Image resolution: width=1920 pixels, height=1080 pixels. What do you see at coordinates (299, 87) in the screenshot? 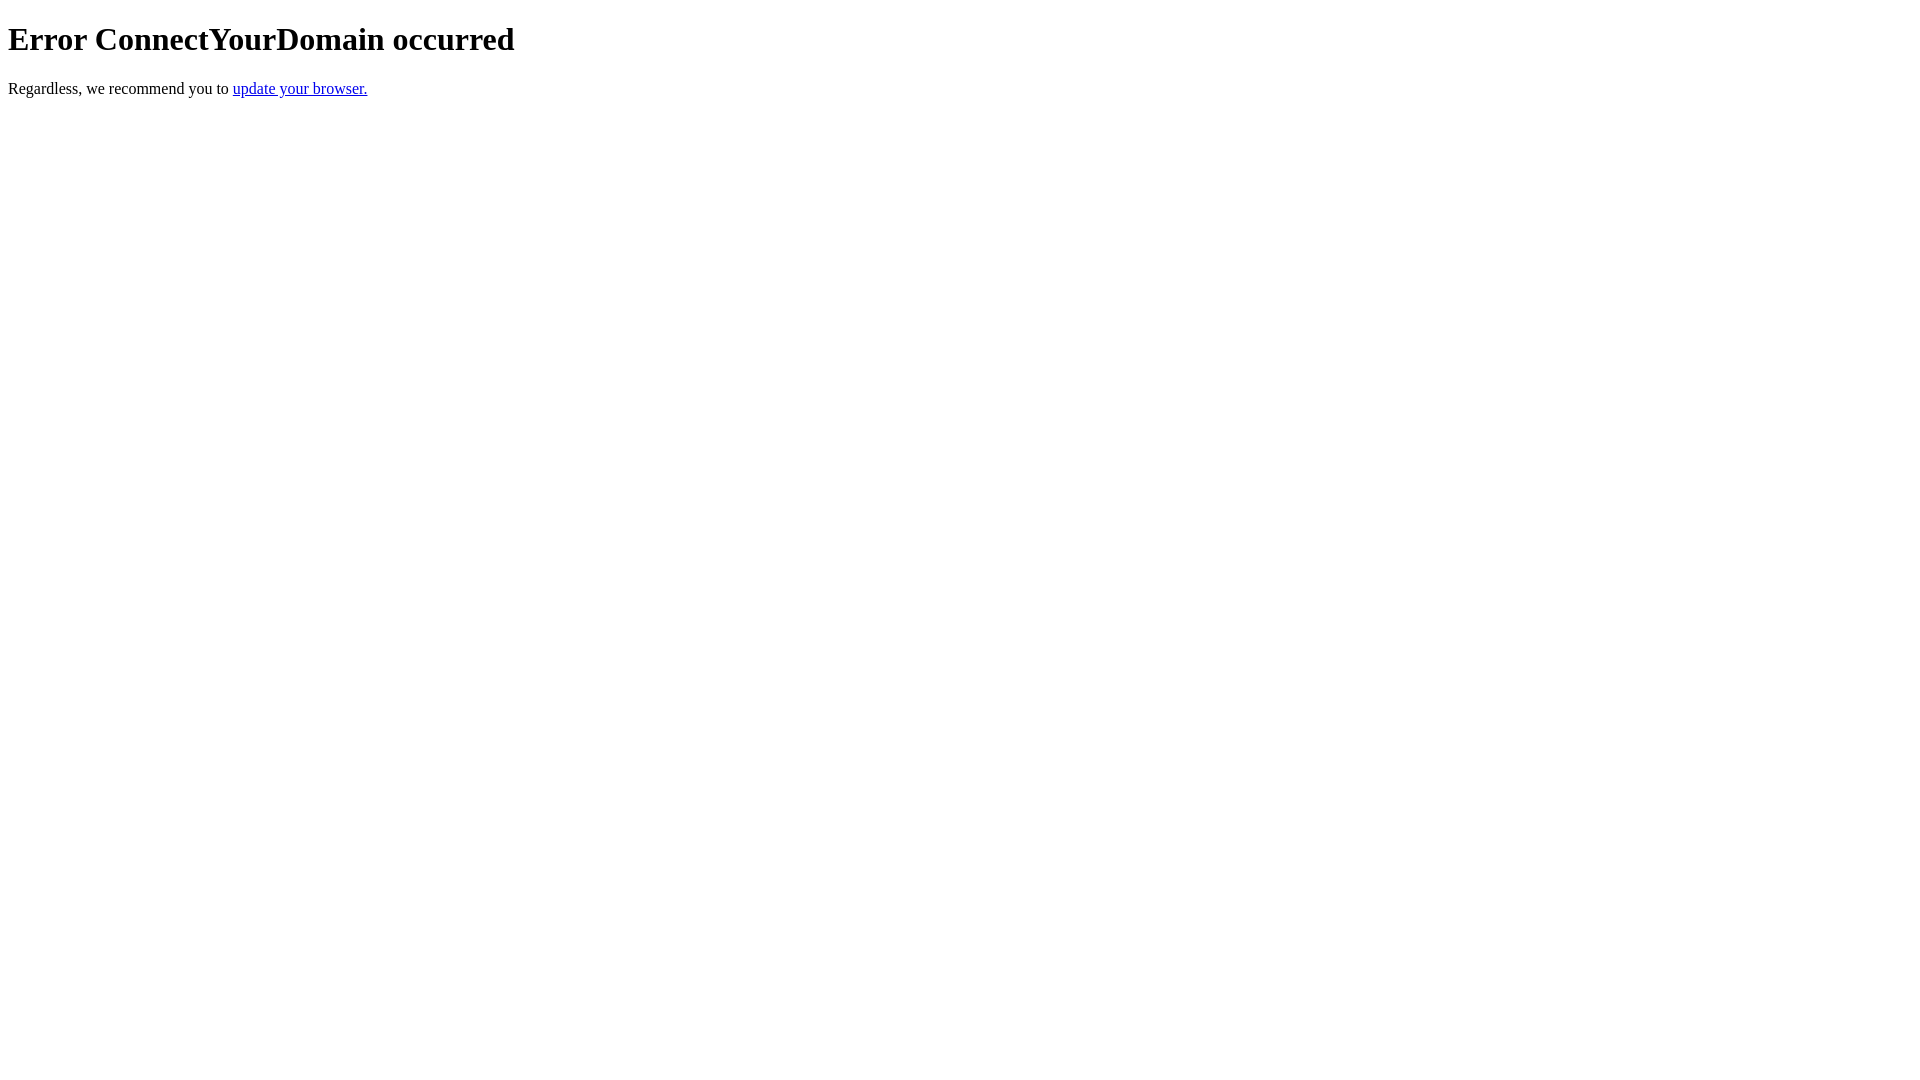
I see `'update your browser.'` at bounding box center [299, 87].